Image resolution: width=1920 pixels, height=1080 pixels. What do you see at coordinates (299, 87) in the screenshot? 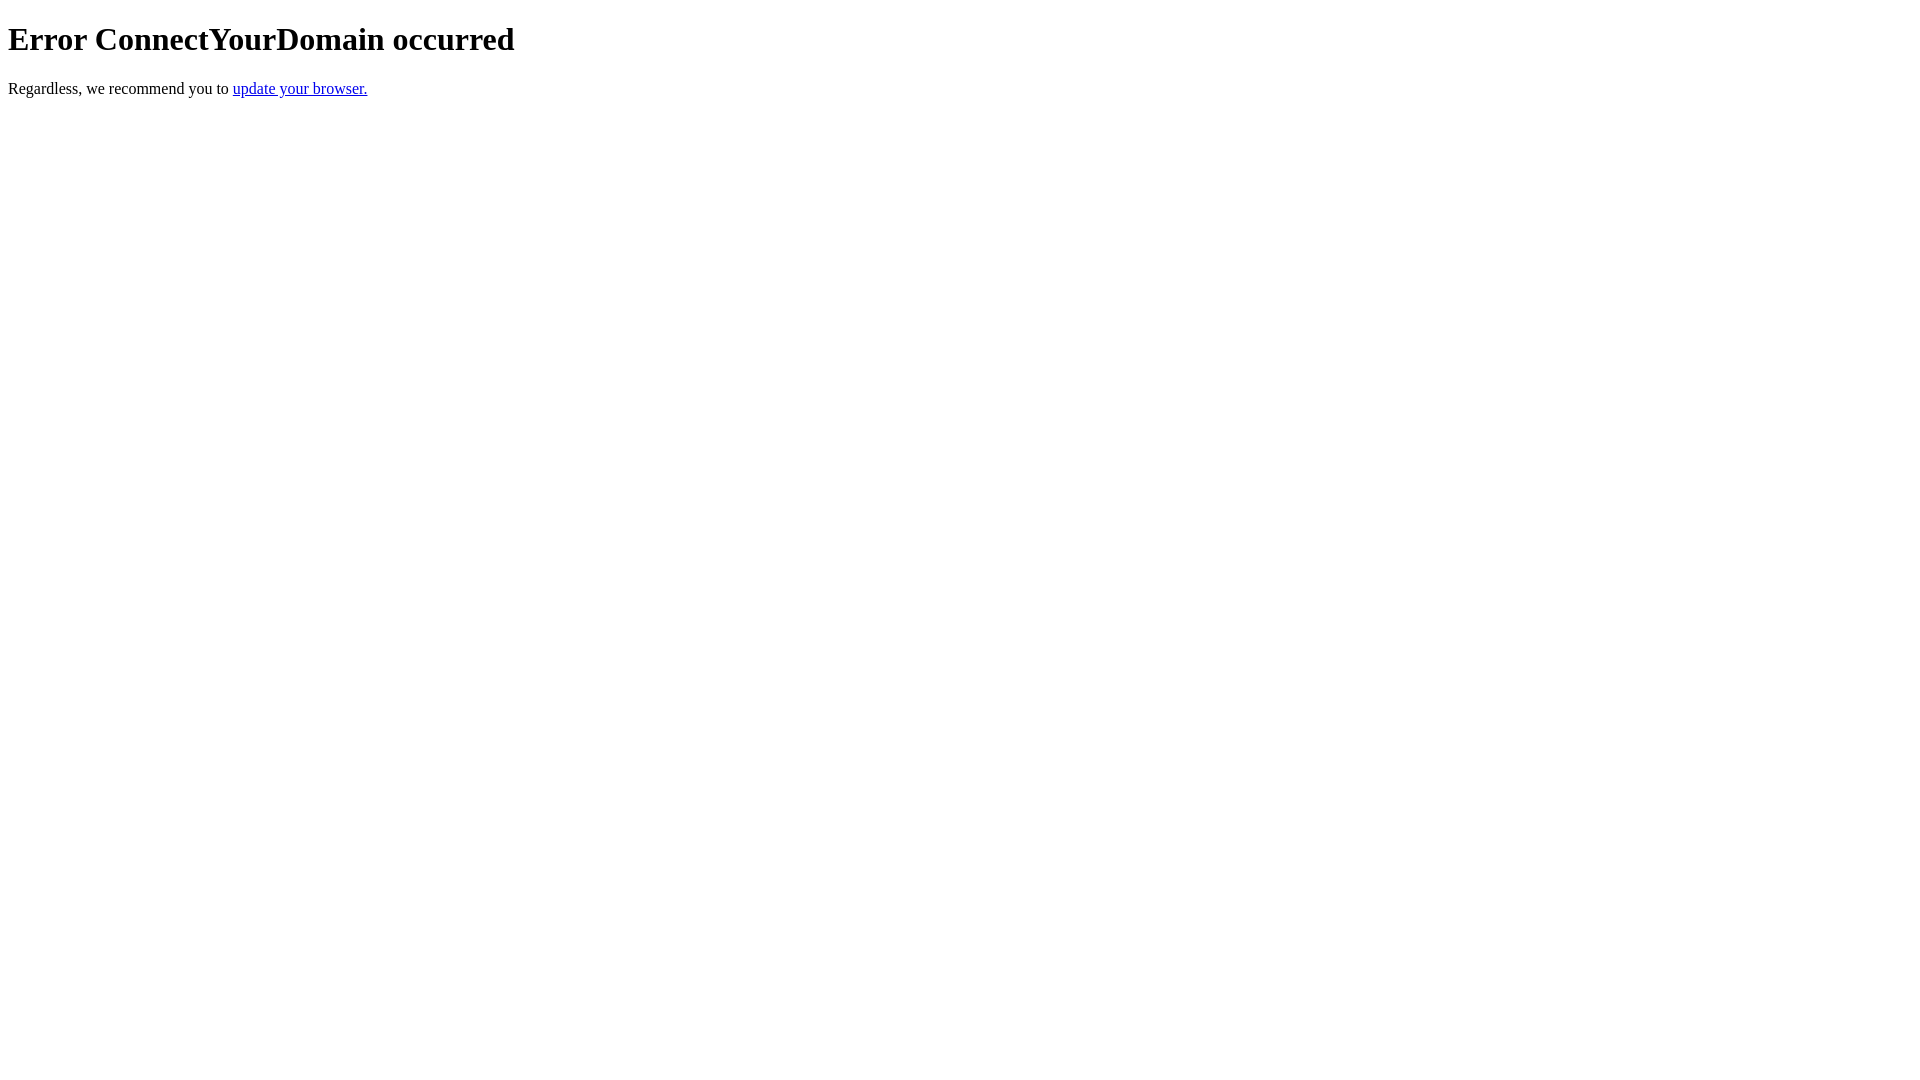
I see `'update your browser.'` at bounding box center [299, 87].